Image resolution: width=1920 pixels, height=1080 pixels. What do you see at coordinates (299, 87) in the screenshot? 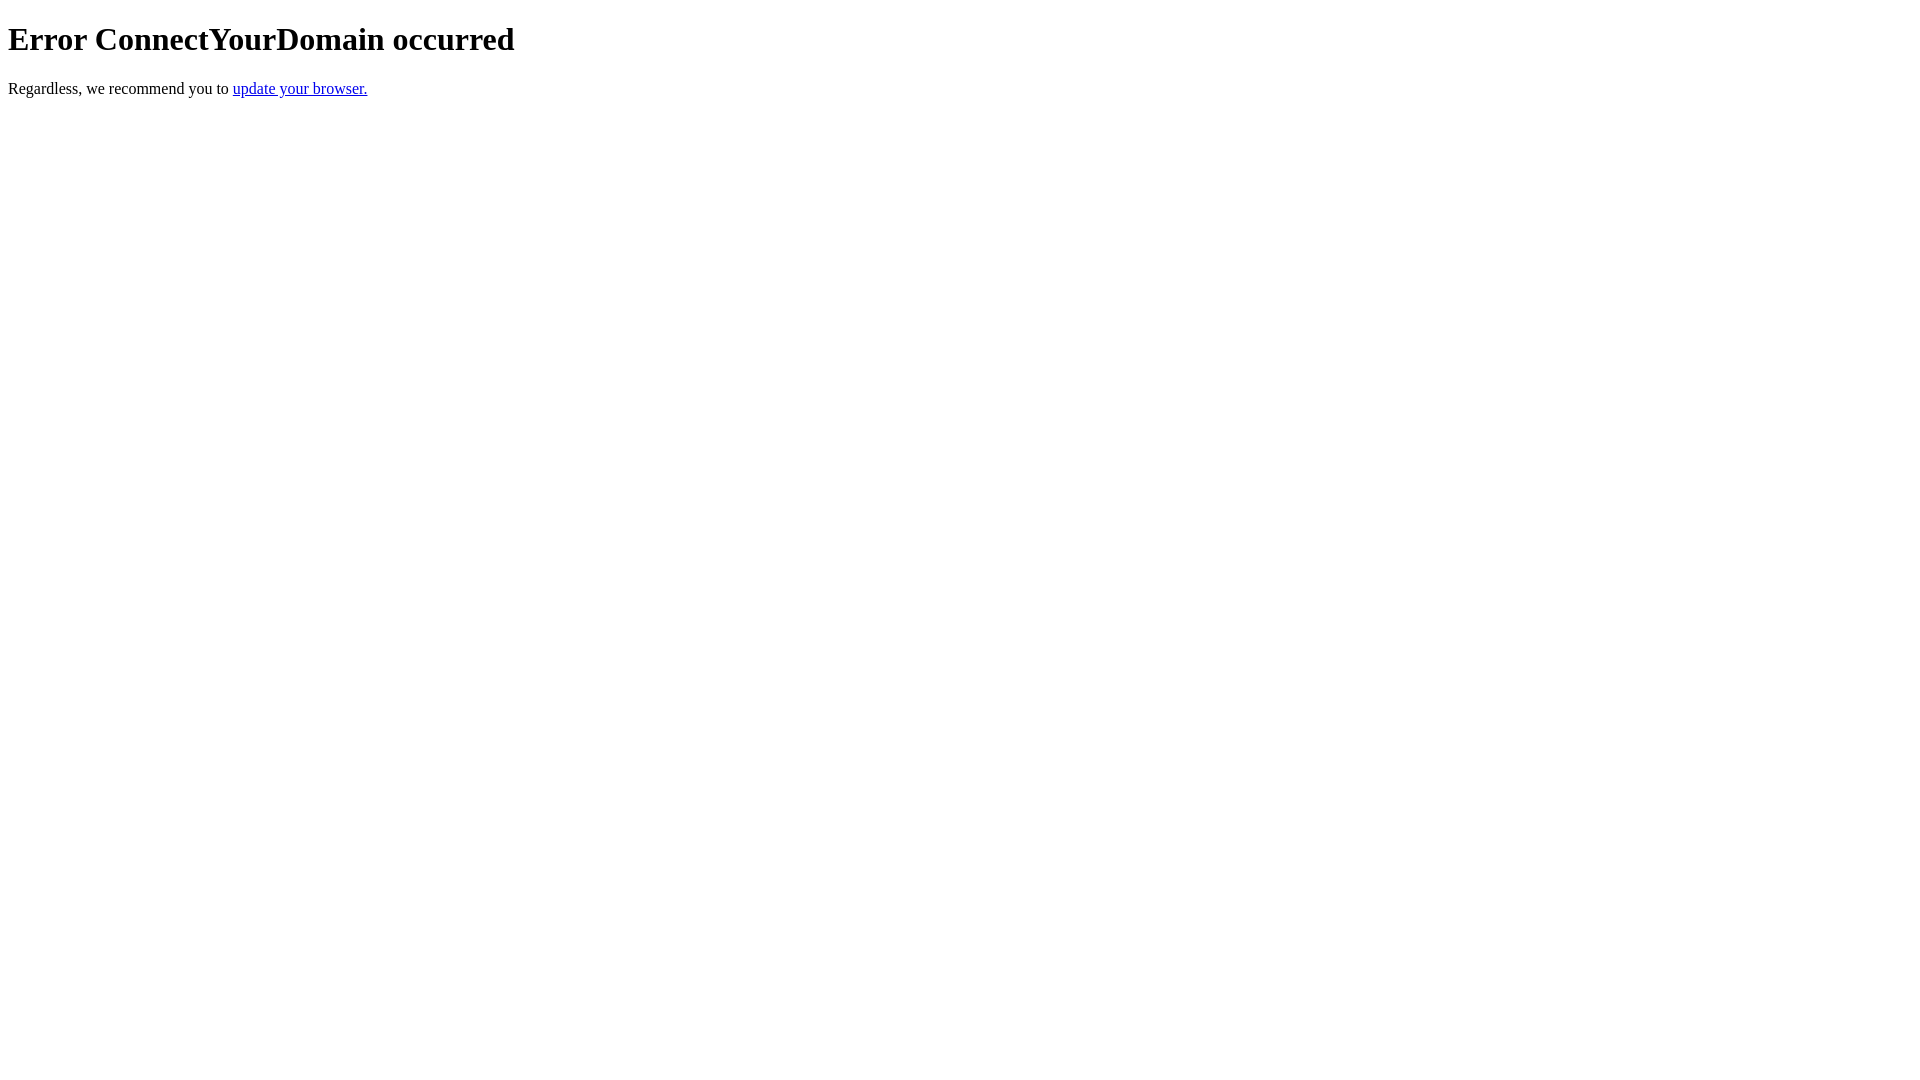
I see `'update your browser.'` at bounding box center [299, 87].